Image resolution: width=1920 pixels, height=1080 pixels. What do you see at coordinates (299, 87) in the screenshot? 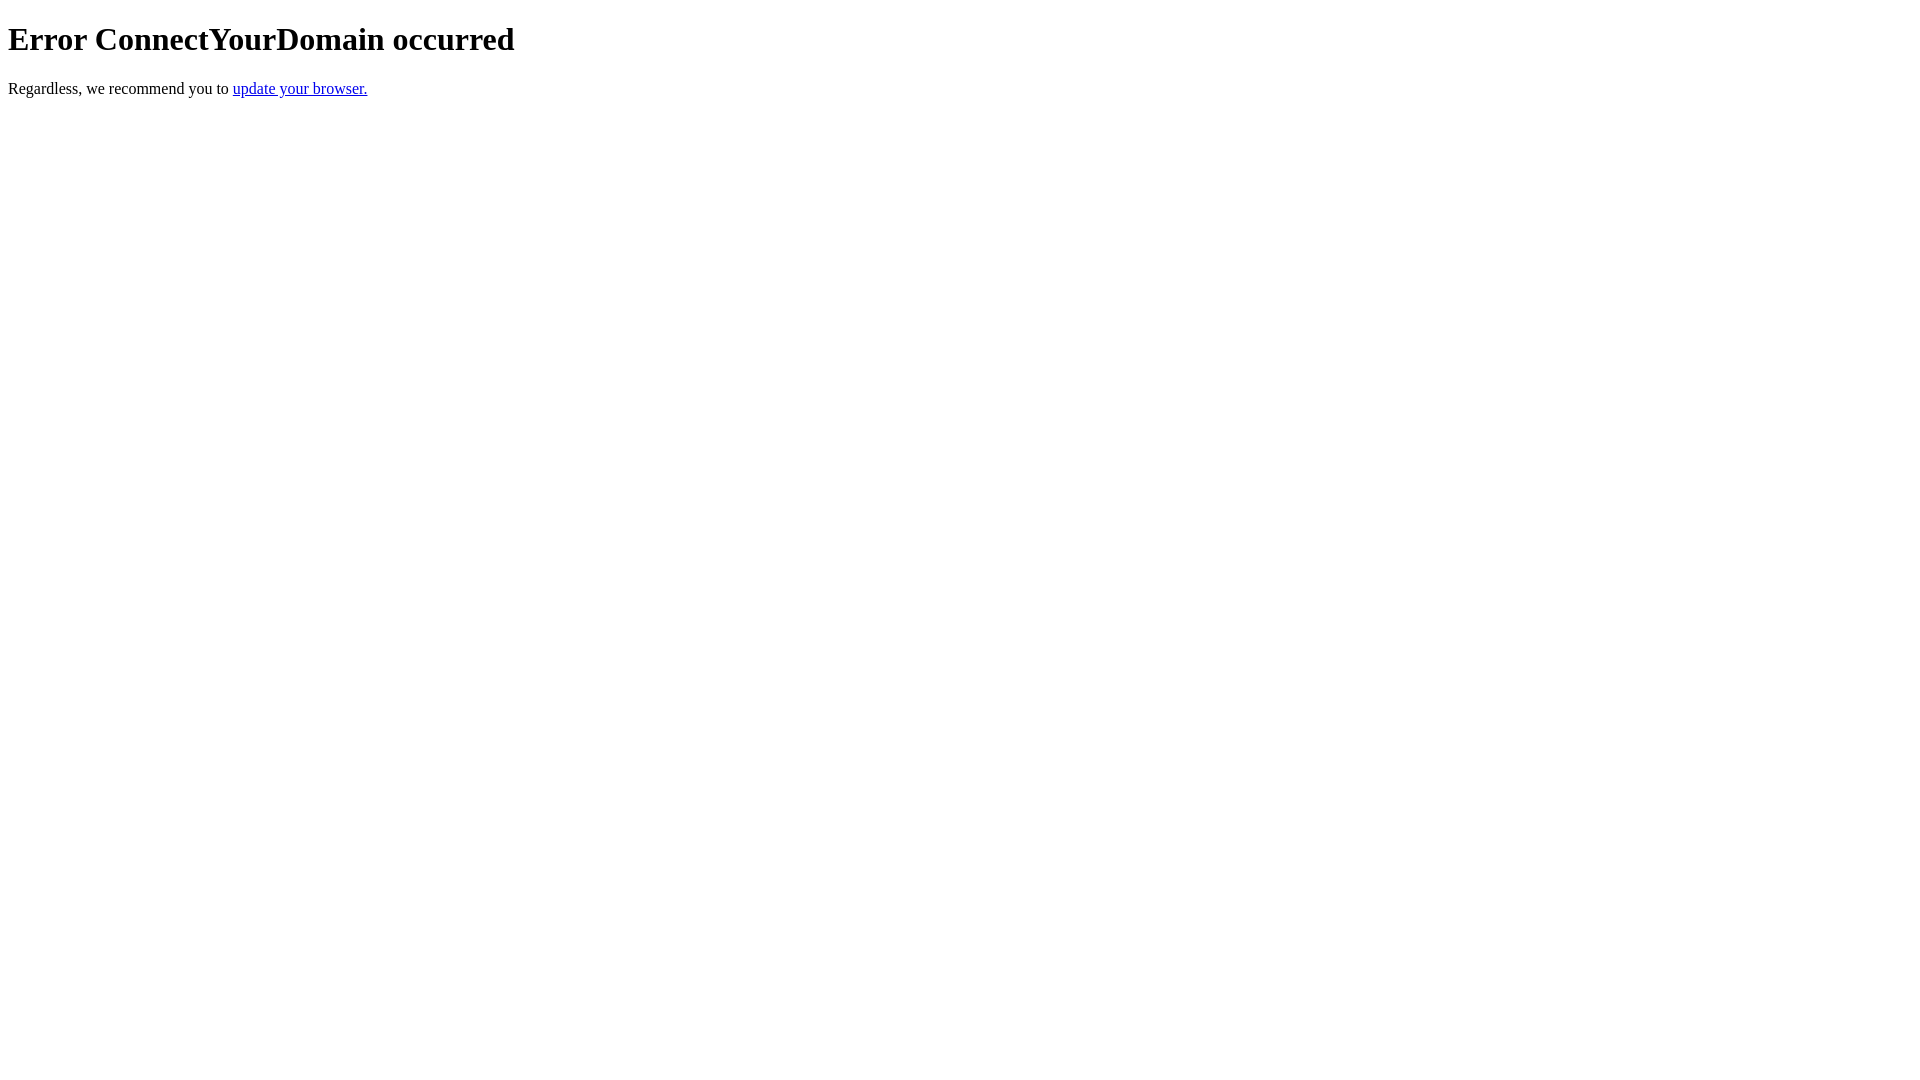
I see `'update your browser.'` at bounding box center [299, 87].